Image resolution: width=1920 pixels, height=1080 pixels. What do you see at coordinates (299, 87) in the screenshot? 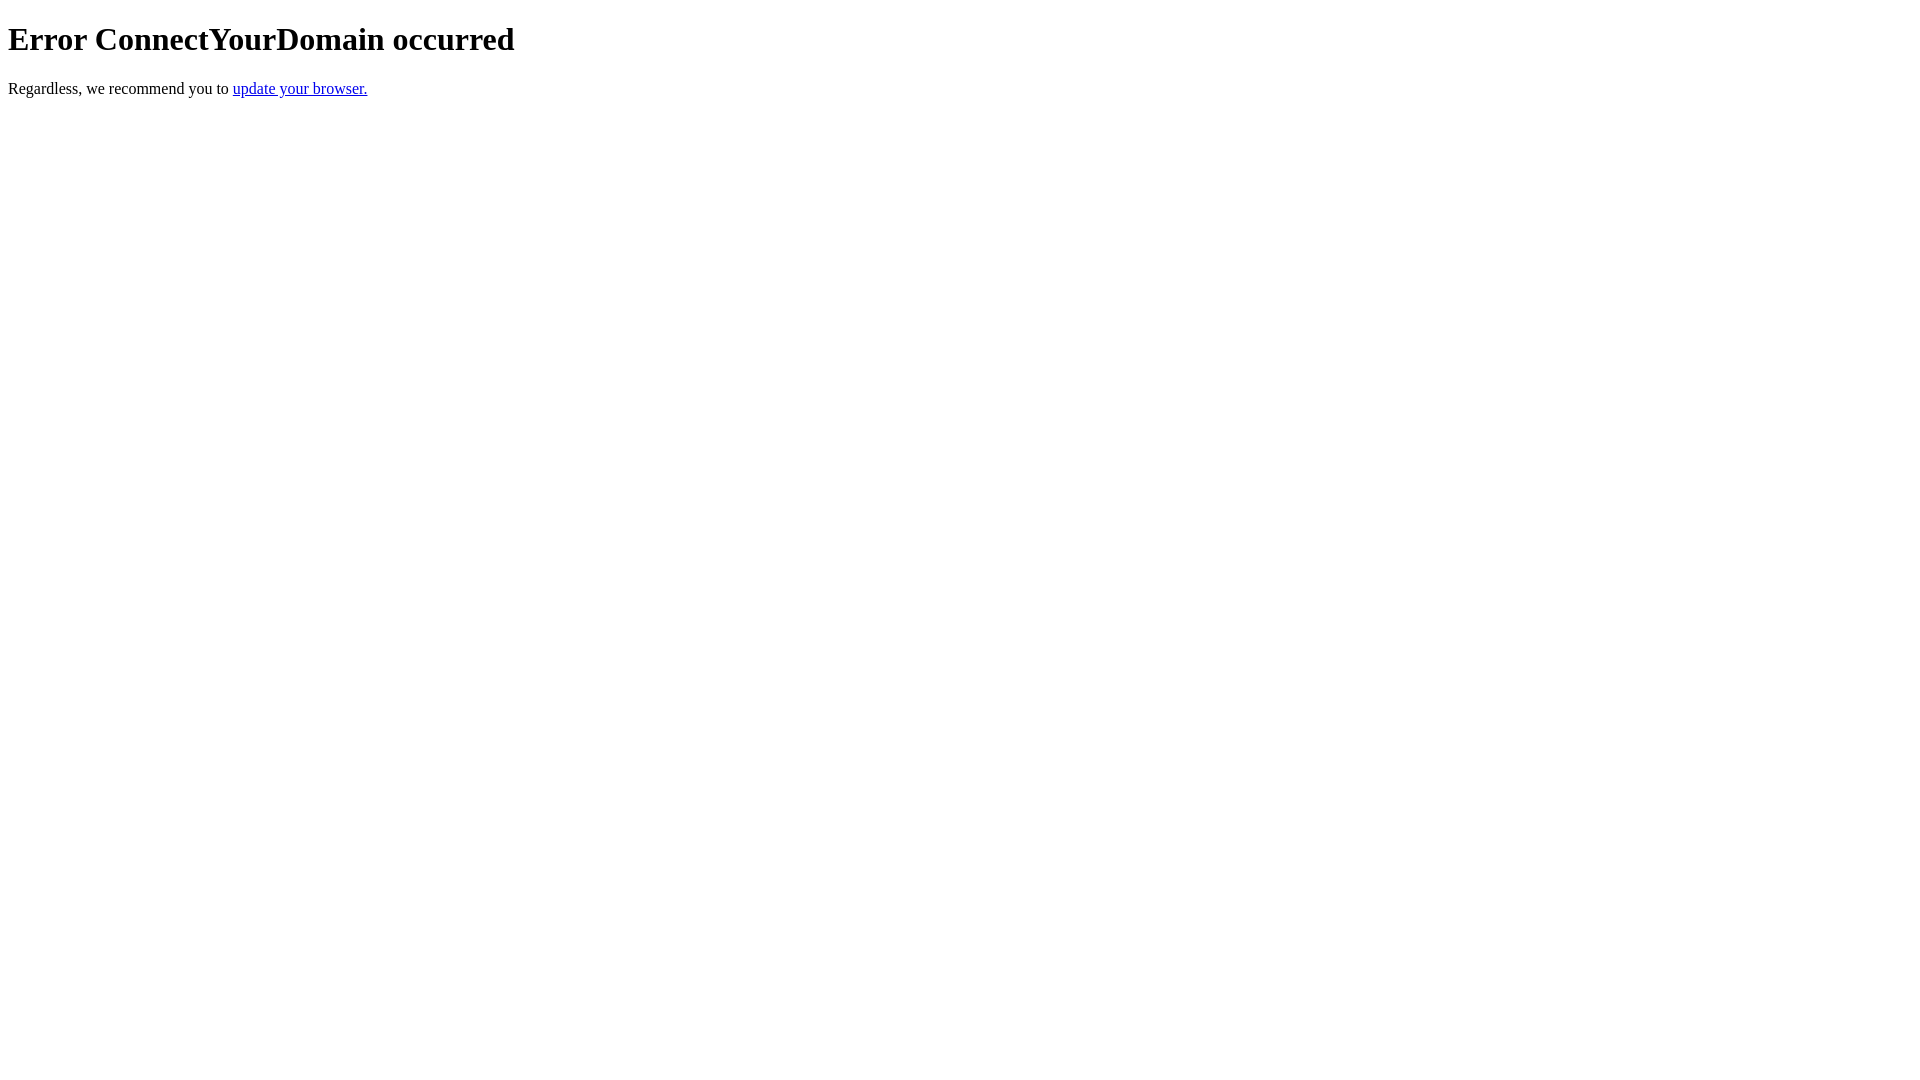
I see `'update your browser.'` at bounding box center [299, 87].